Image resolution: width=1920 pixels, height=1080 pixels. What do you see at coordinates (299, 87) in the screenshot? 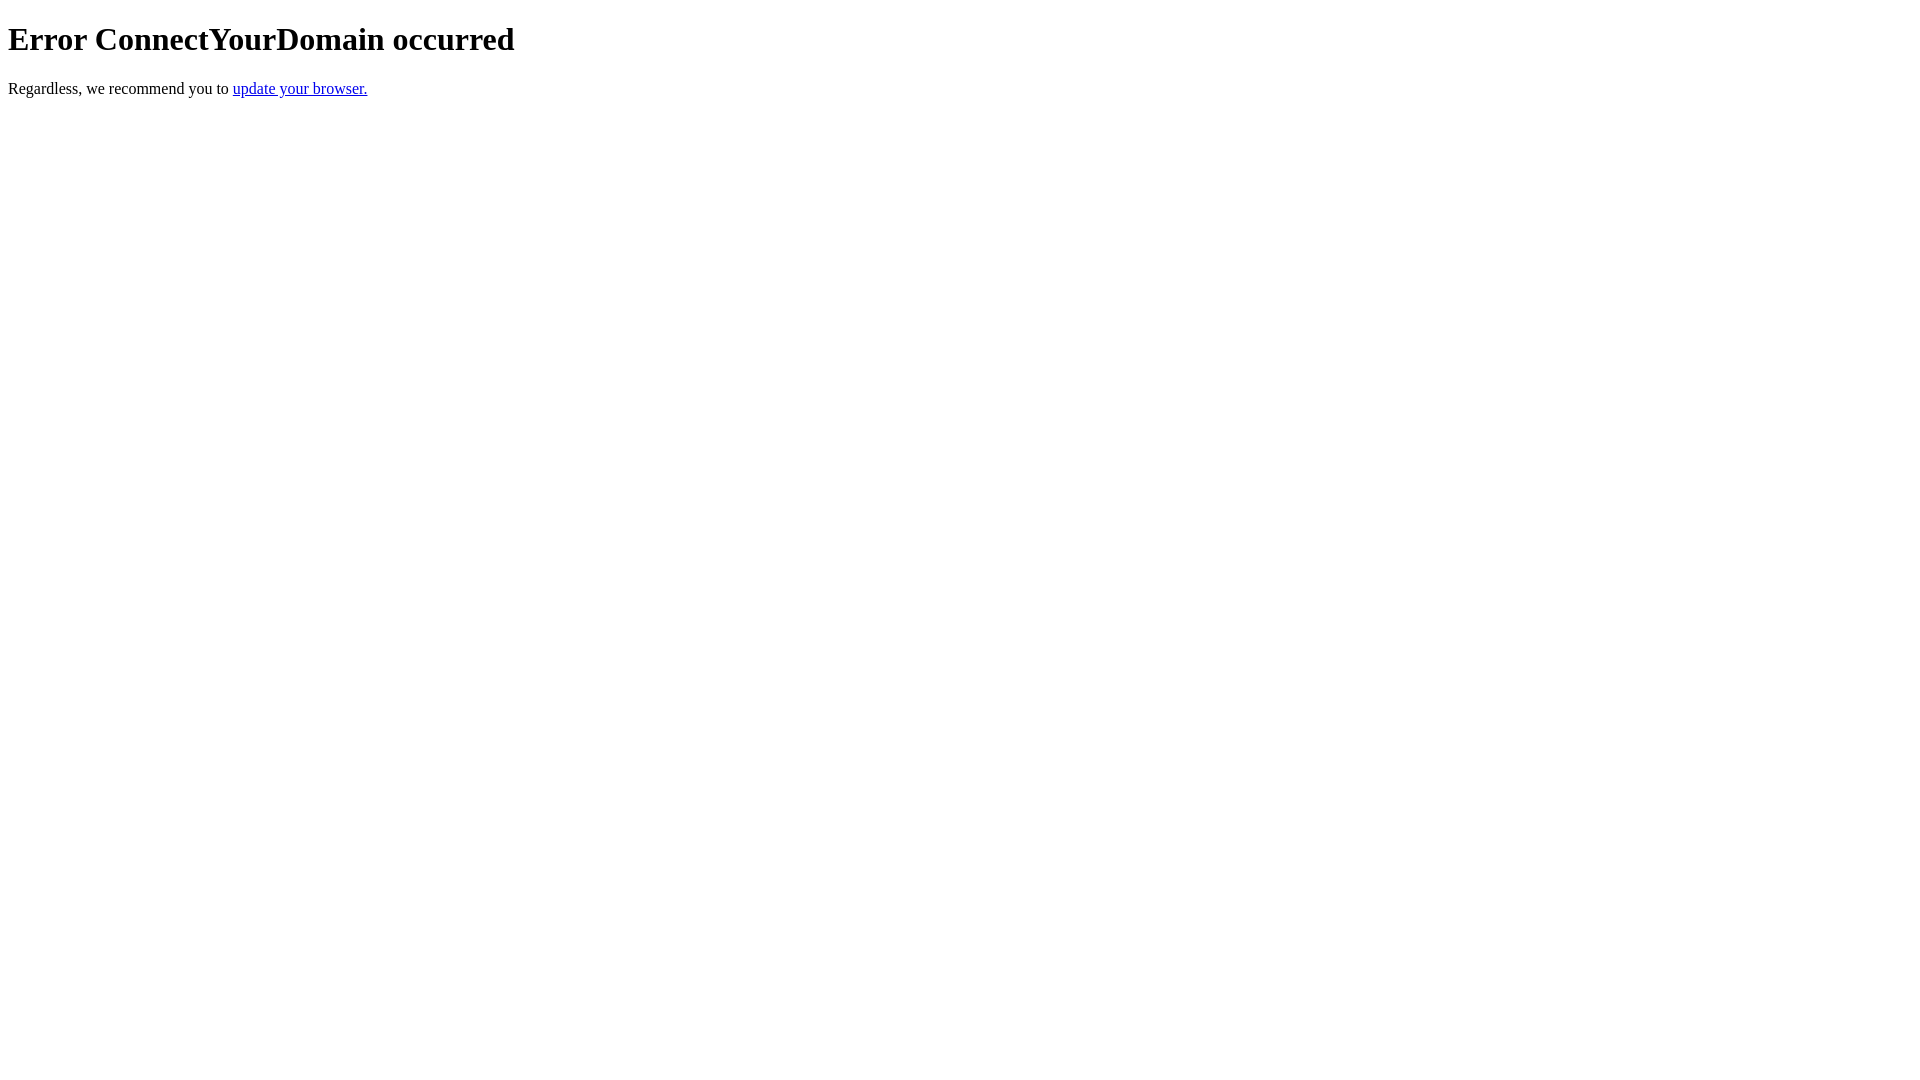
I see `'update your browser.'` at bounding box center [299, 87].